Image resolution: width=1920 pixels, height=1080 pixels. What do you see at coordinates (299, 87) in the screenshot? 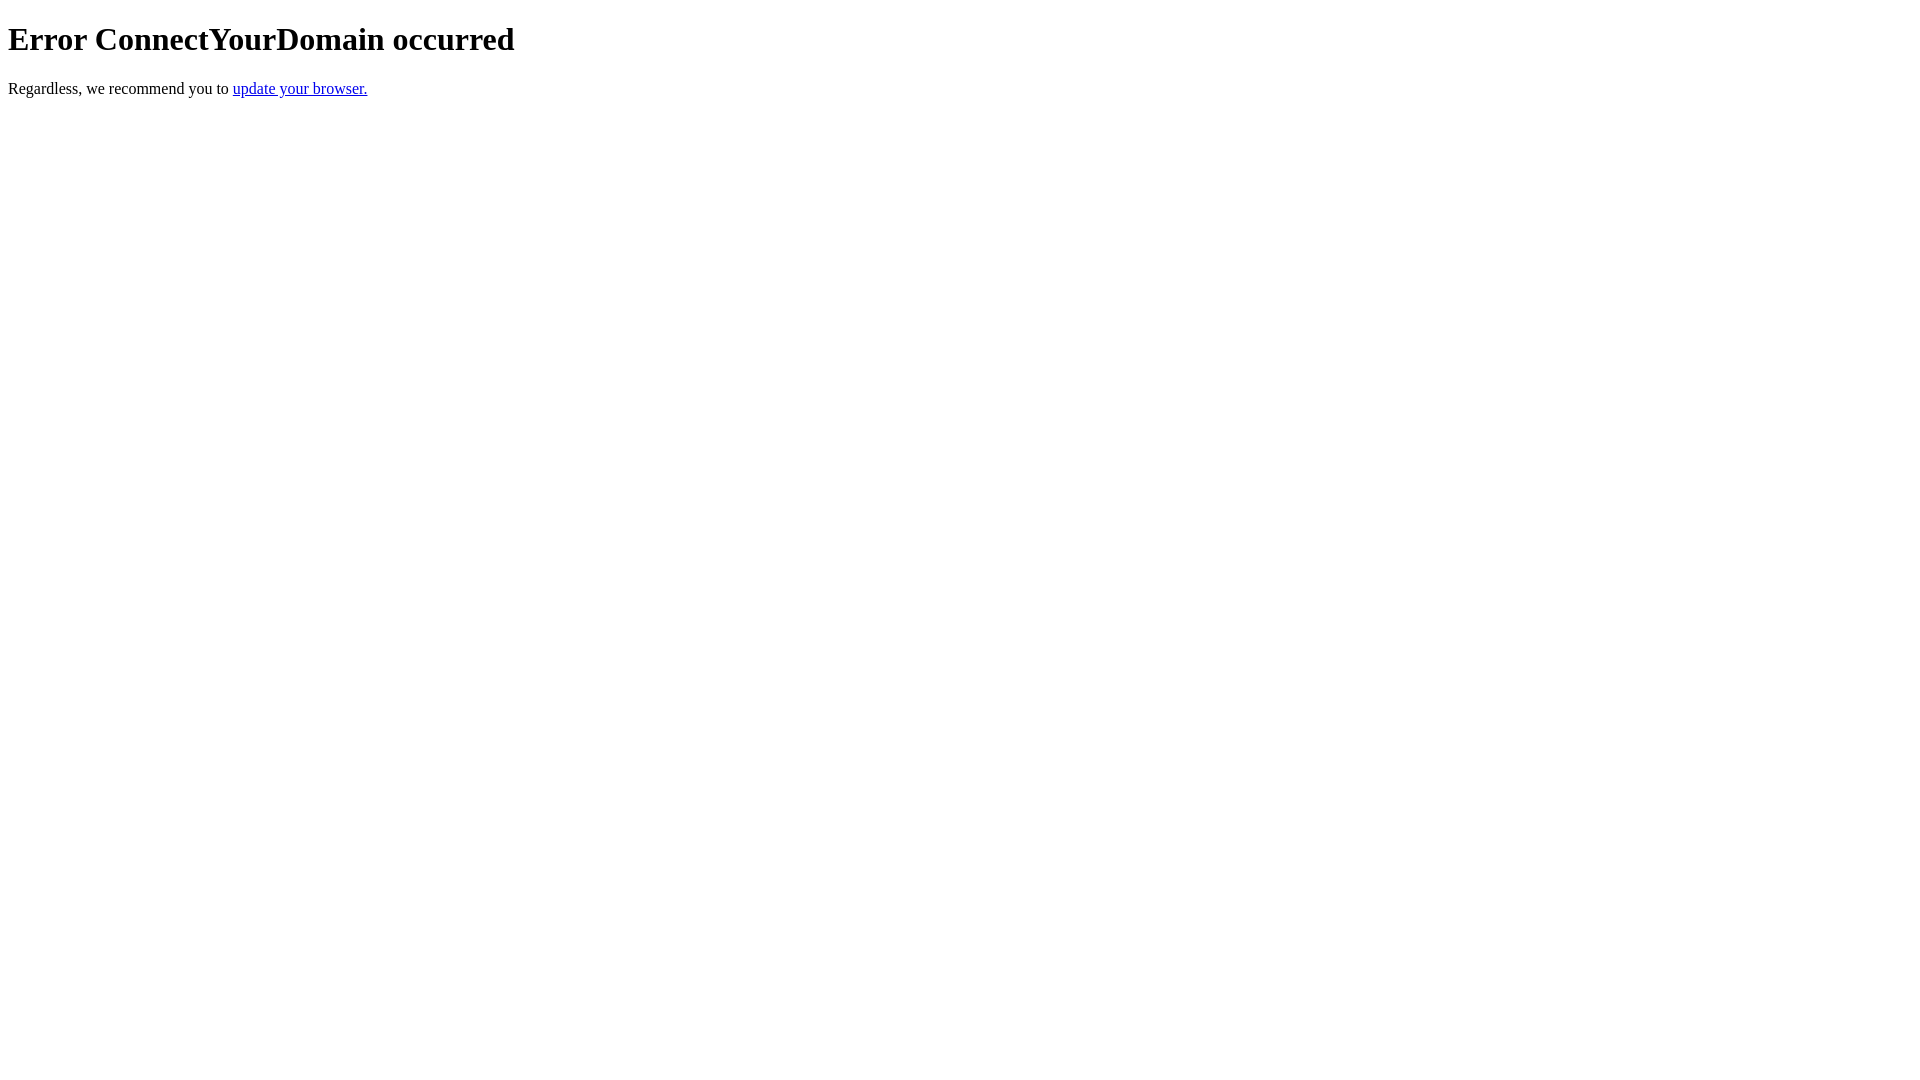
I see `'update your browser.'` at bounding box center [299, 87].